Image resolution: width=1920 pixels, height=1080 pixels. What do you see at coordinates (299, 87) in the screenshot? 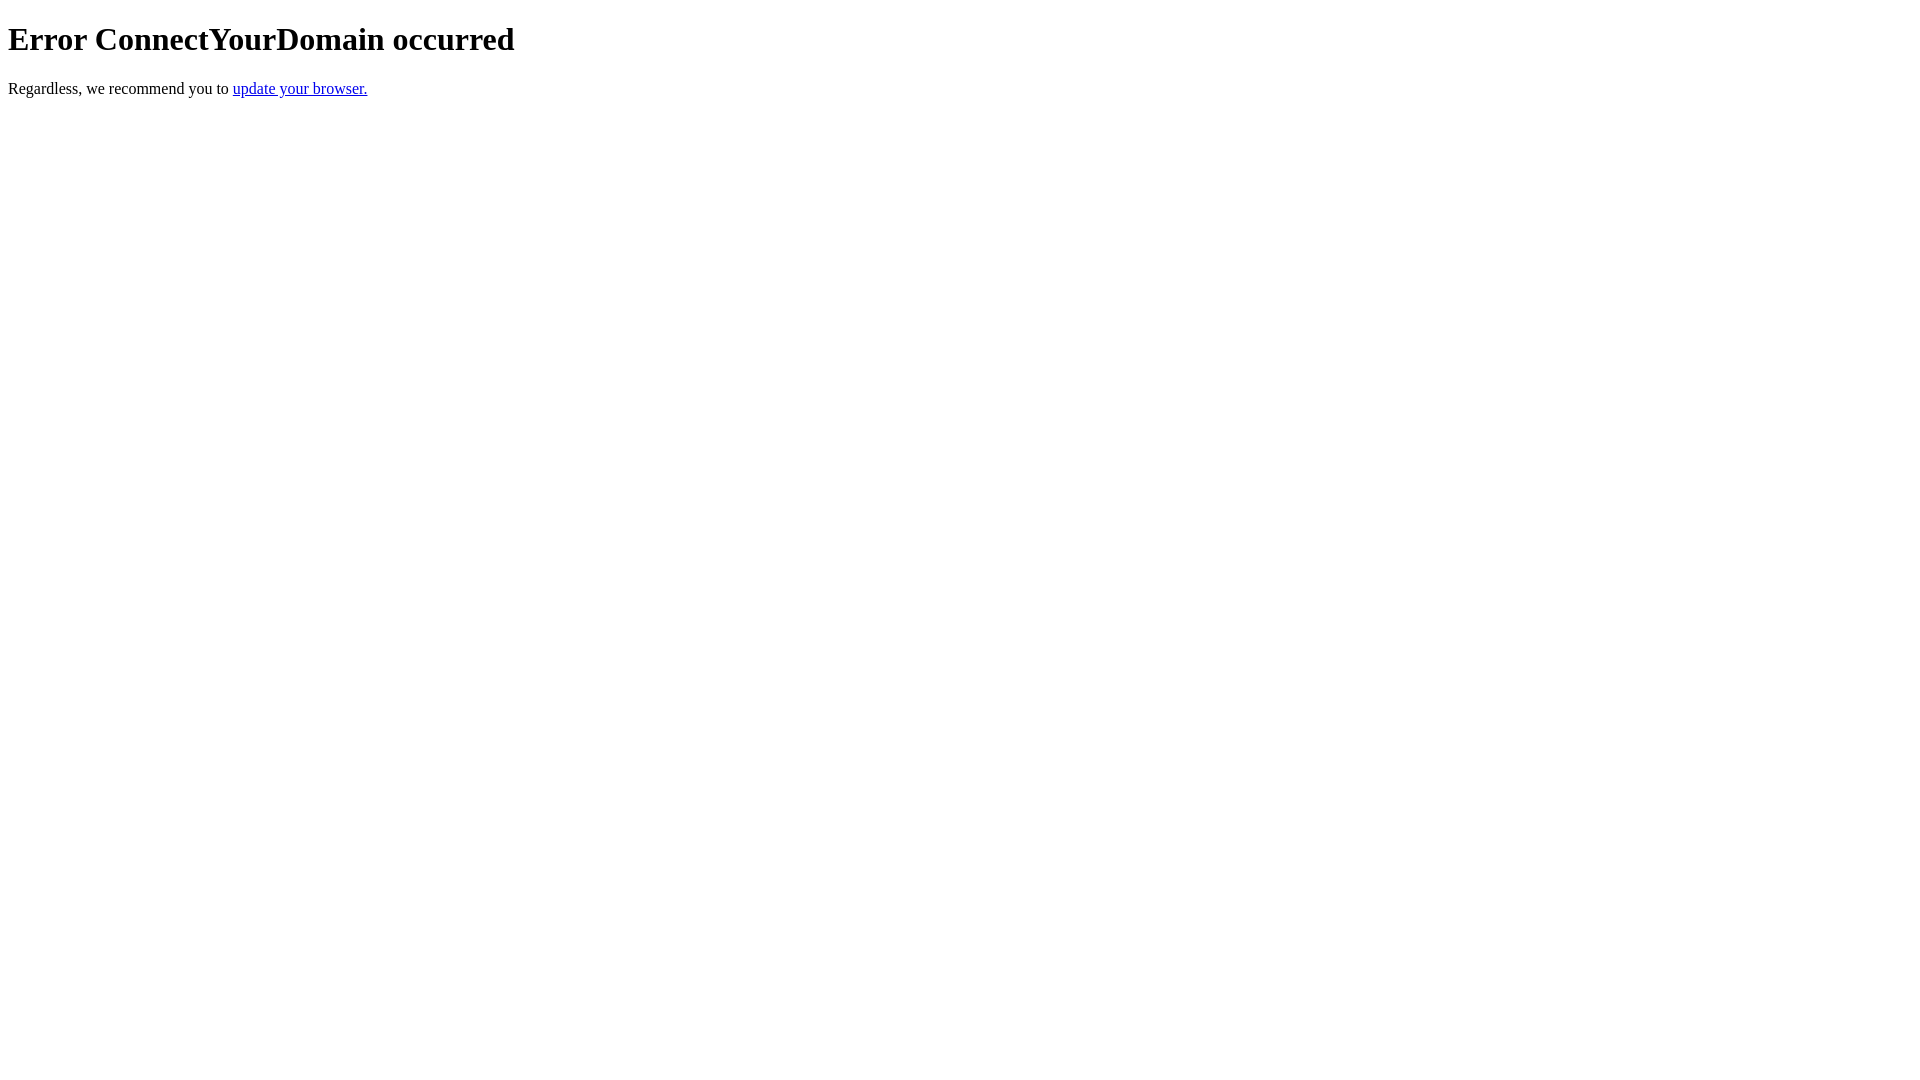
I see `'update your browser.'` at bounding box center [299, 87].